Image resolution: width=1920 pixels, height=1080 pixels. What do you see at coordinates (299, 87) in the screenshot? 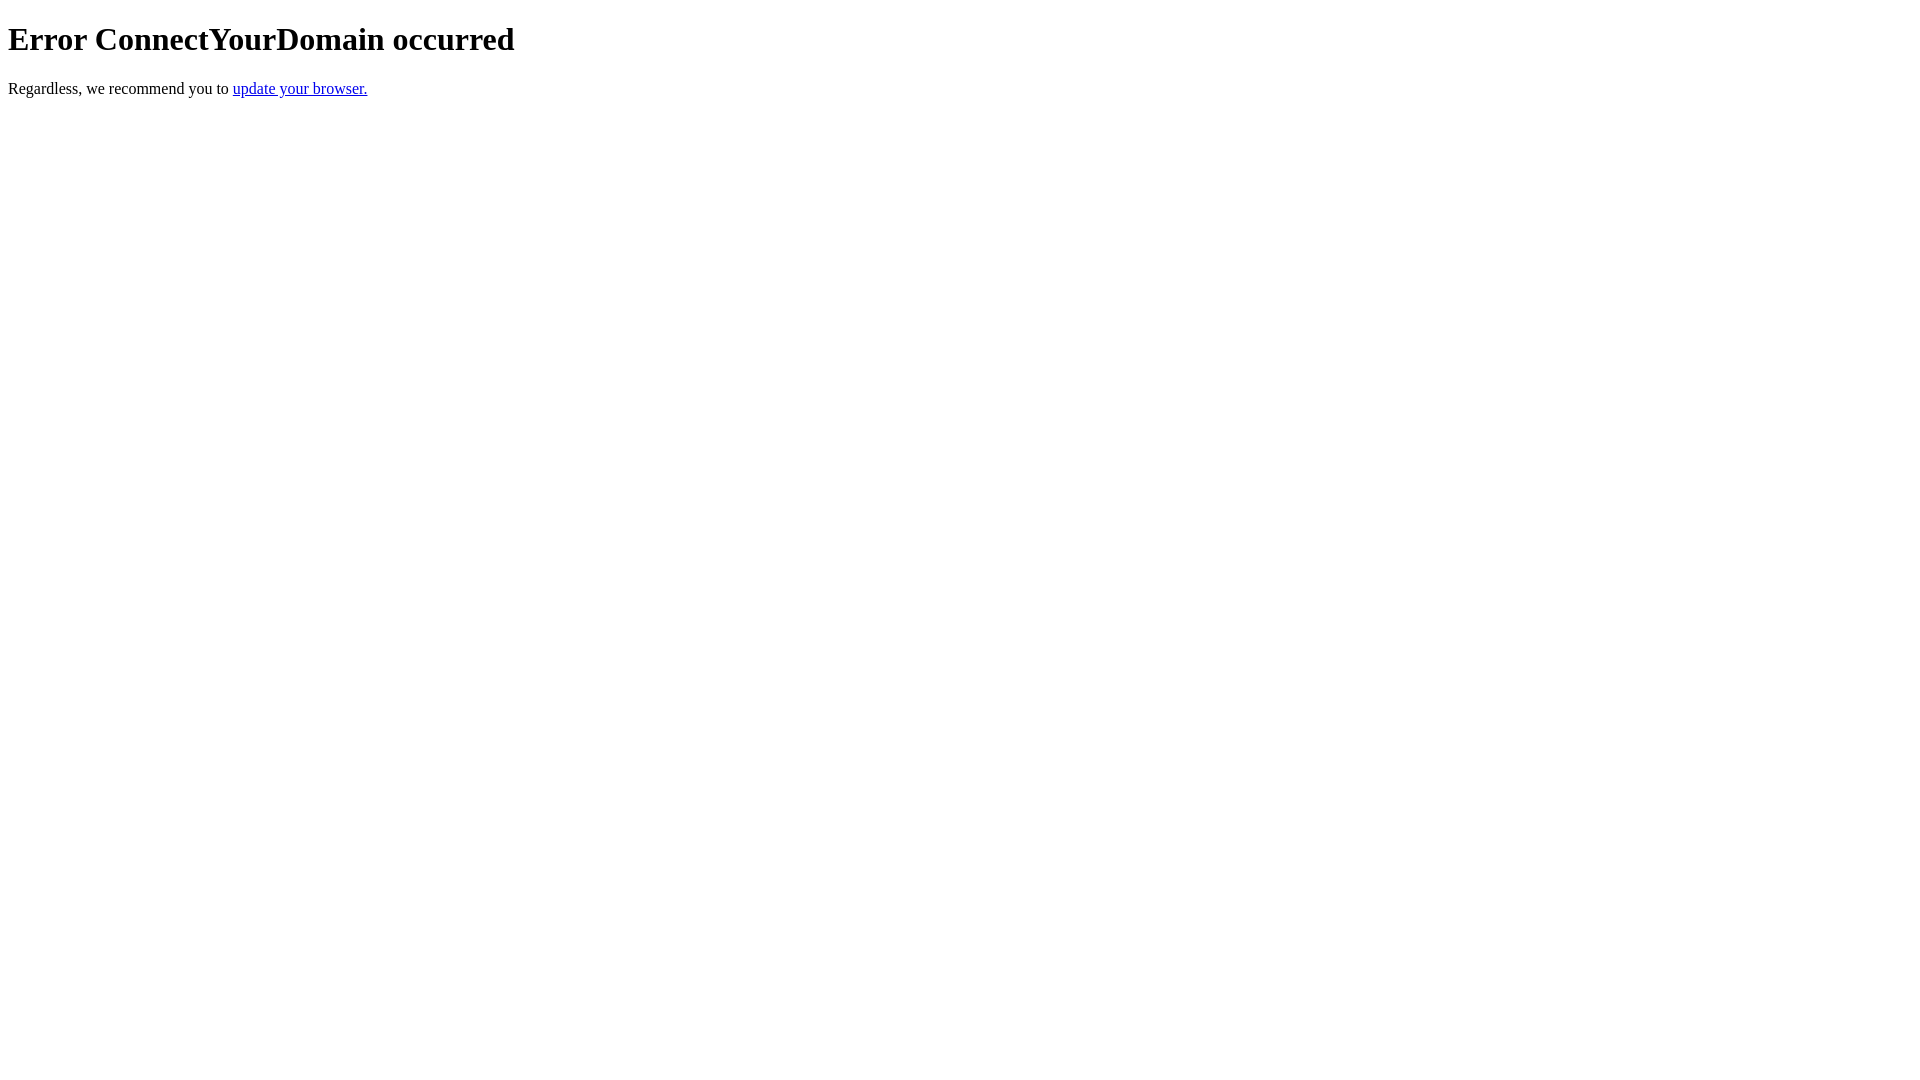
I see `'update your browser.'` at bounding box center [299, 87].